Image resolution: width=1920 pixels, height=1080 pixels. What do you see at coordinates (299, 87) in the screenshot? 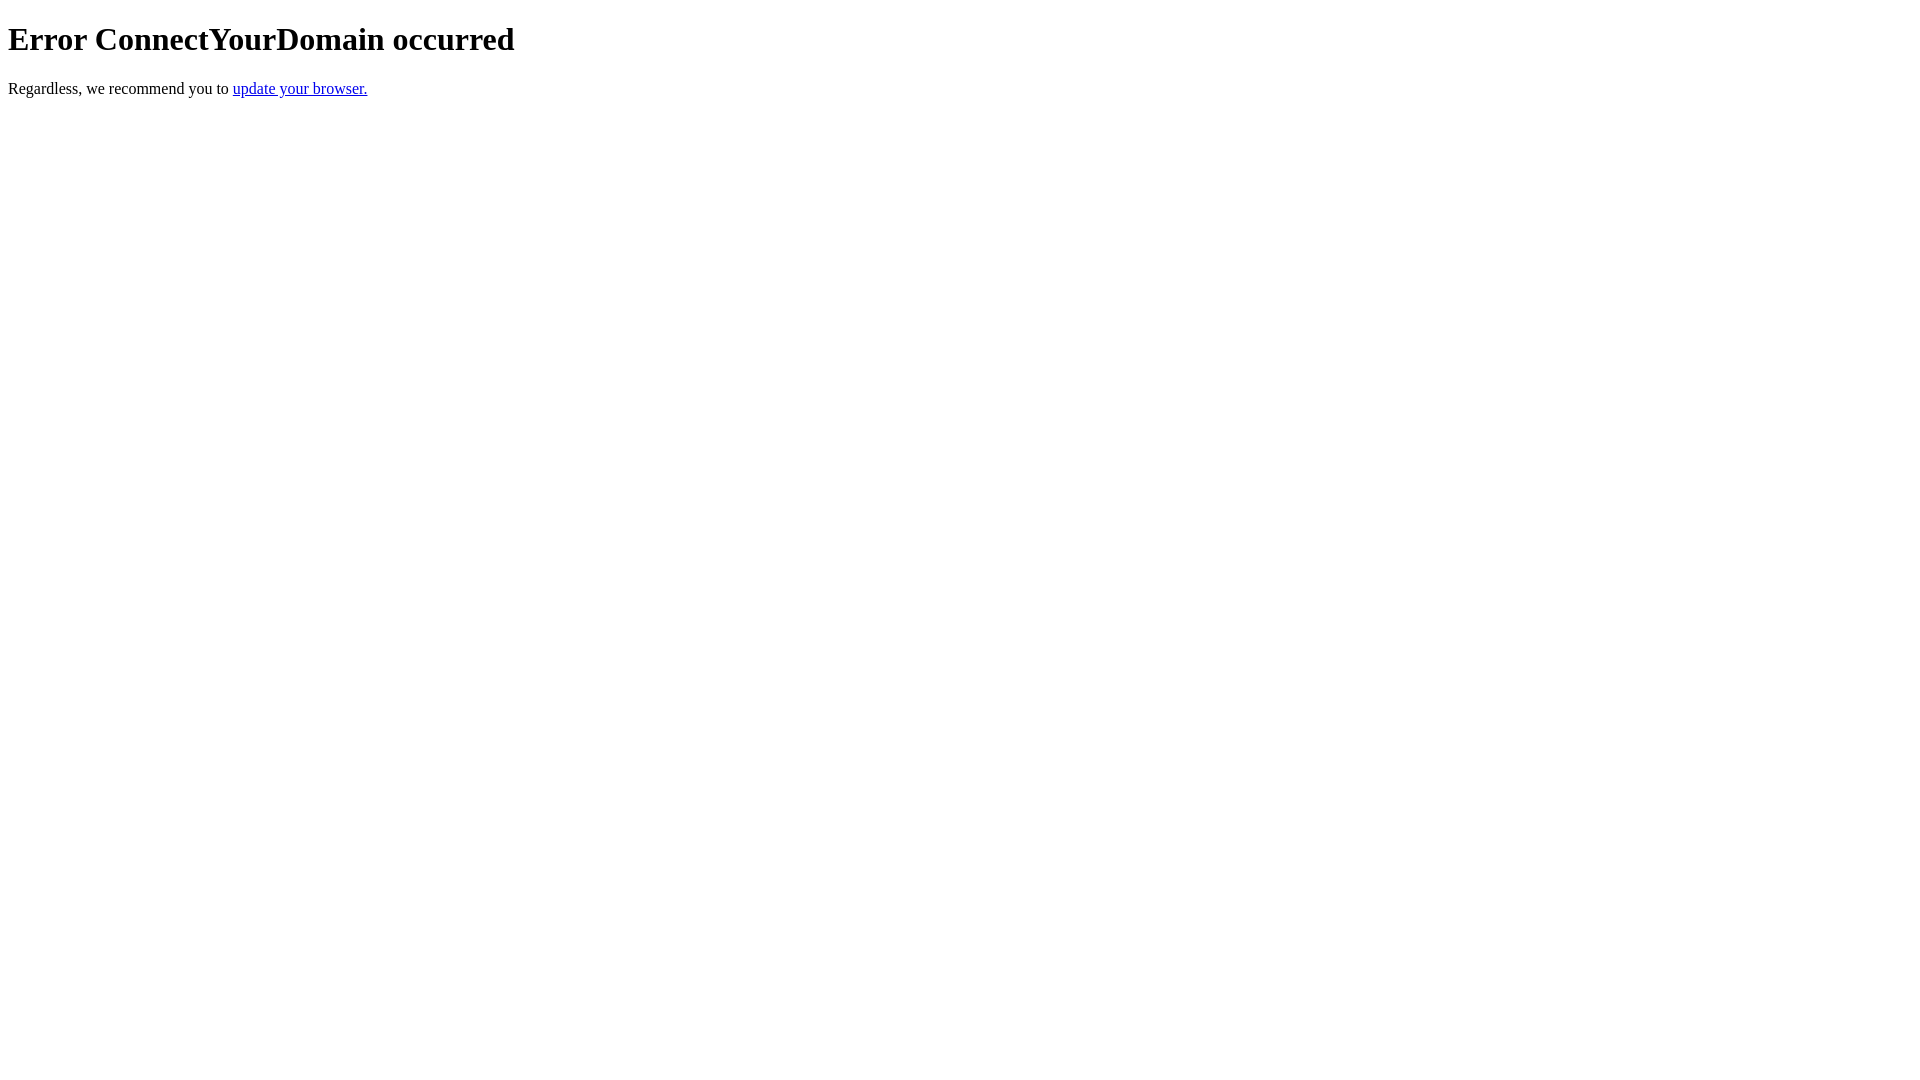
I see `'update your browser.'` at bounding box center [299, 87].